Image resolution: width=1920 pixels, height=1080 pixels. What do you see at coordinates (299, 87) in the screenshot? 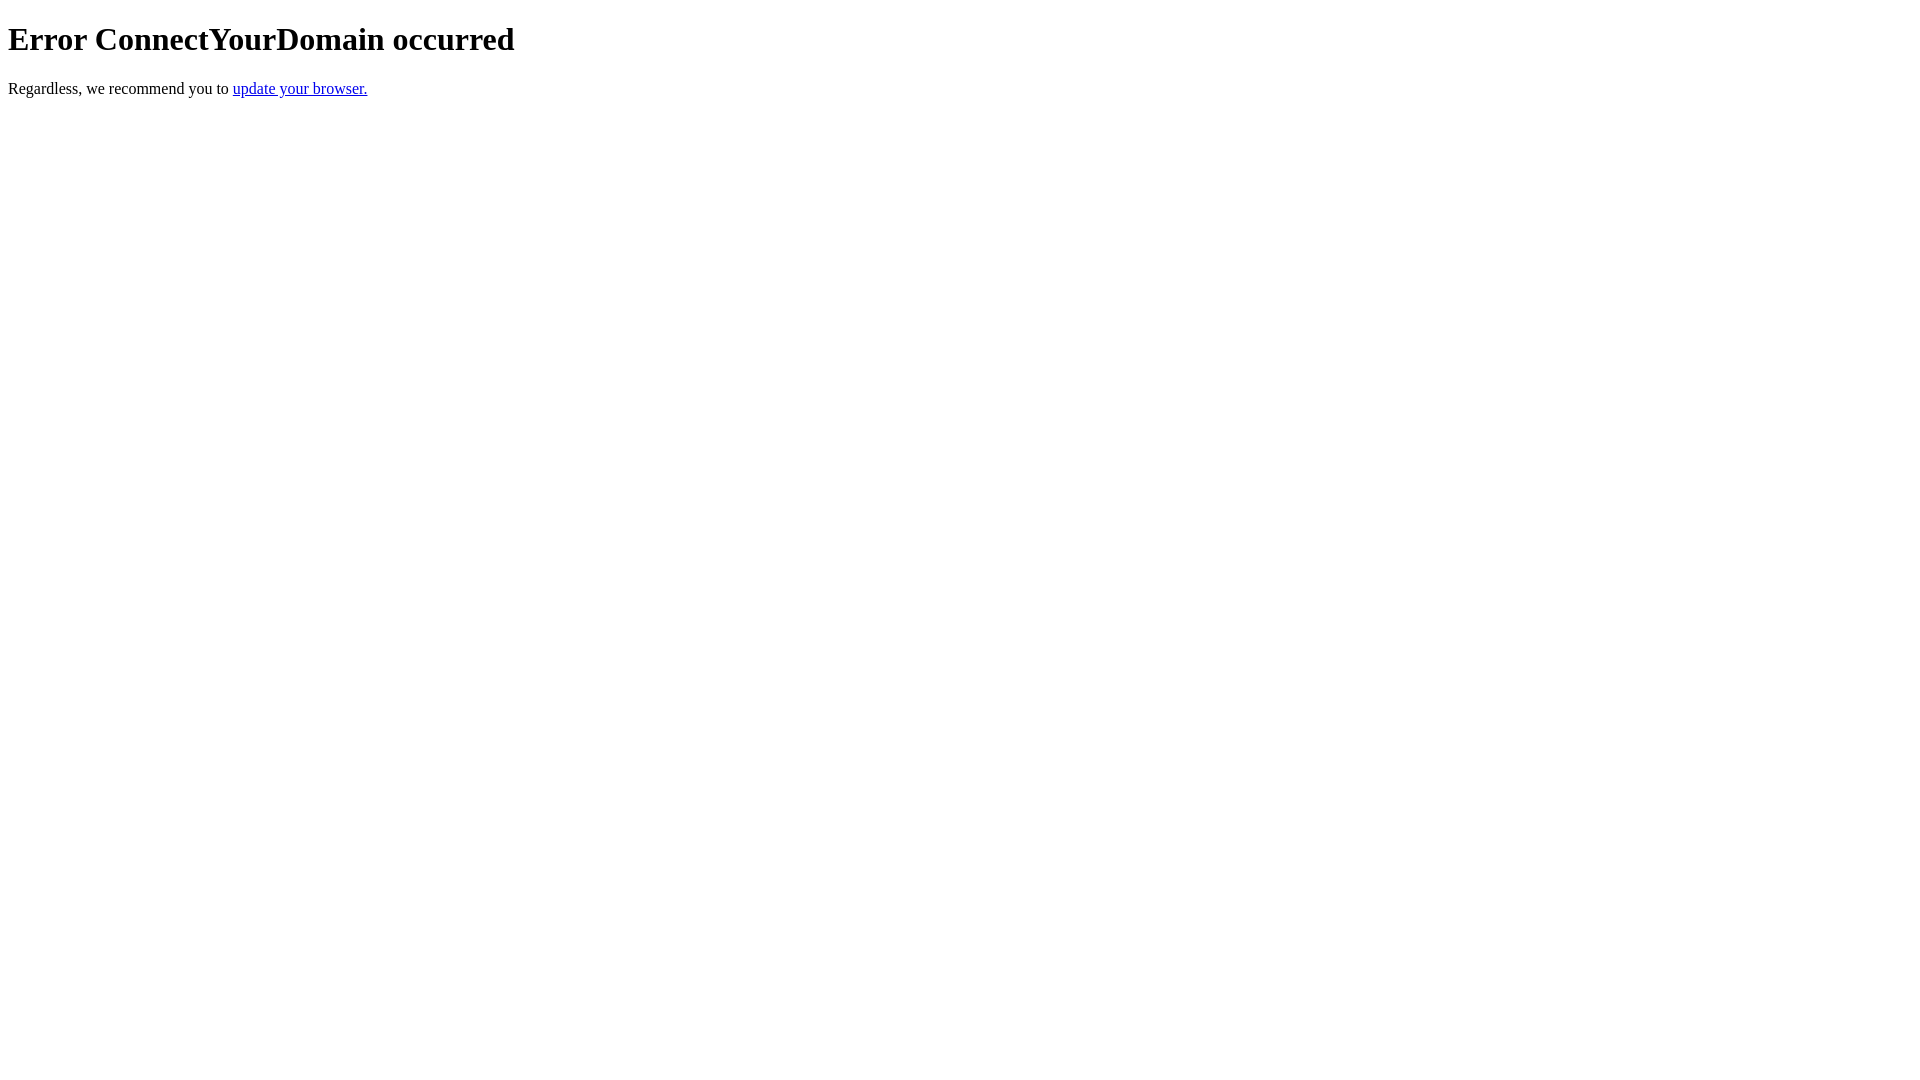
I see `'update your browser.'` at bounding box center [299, 87].